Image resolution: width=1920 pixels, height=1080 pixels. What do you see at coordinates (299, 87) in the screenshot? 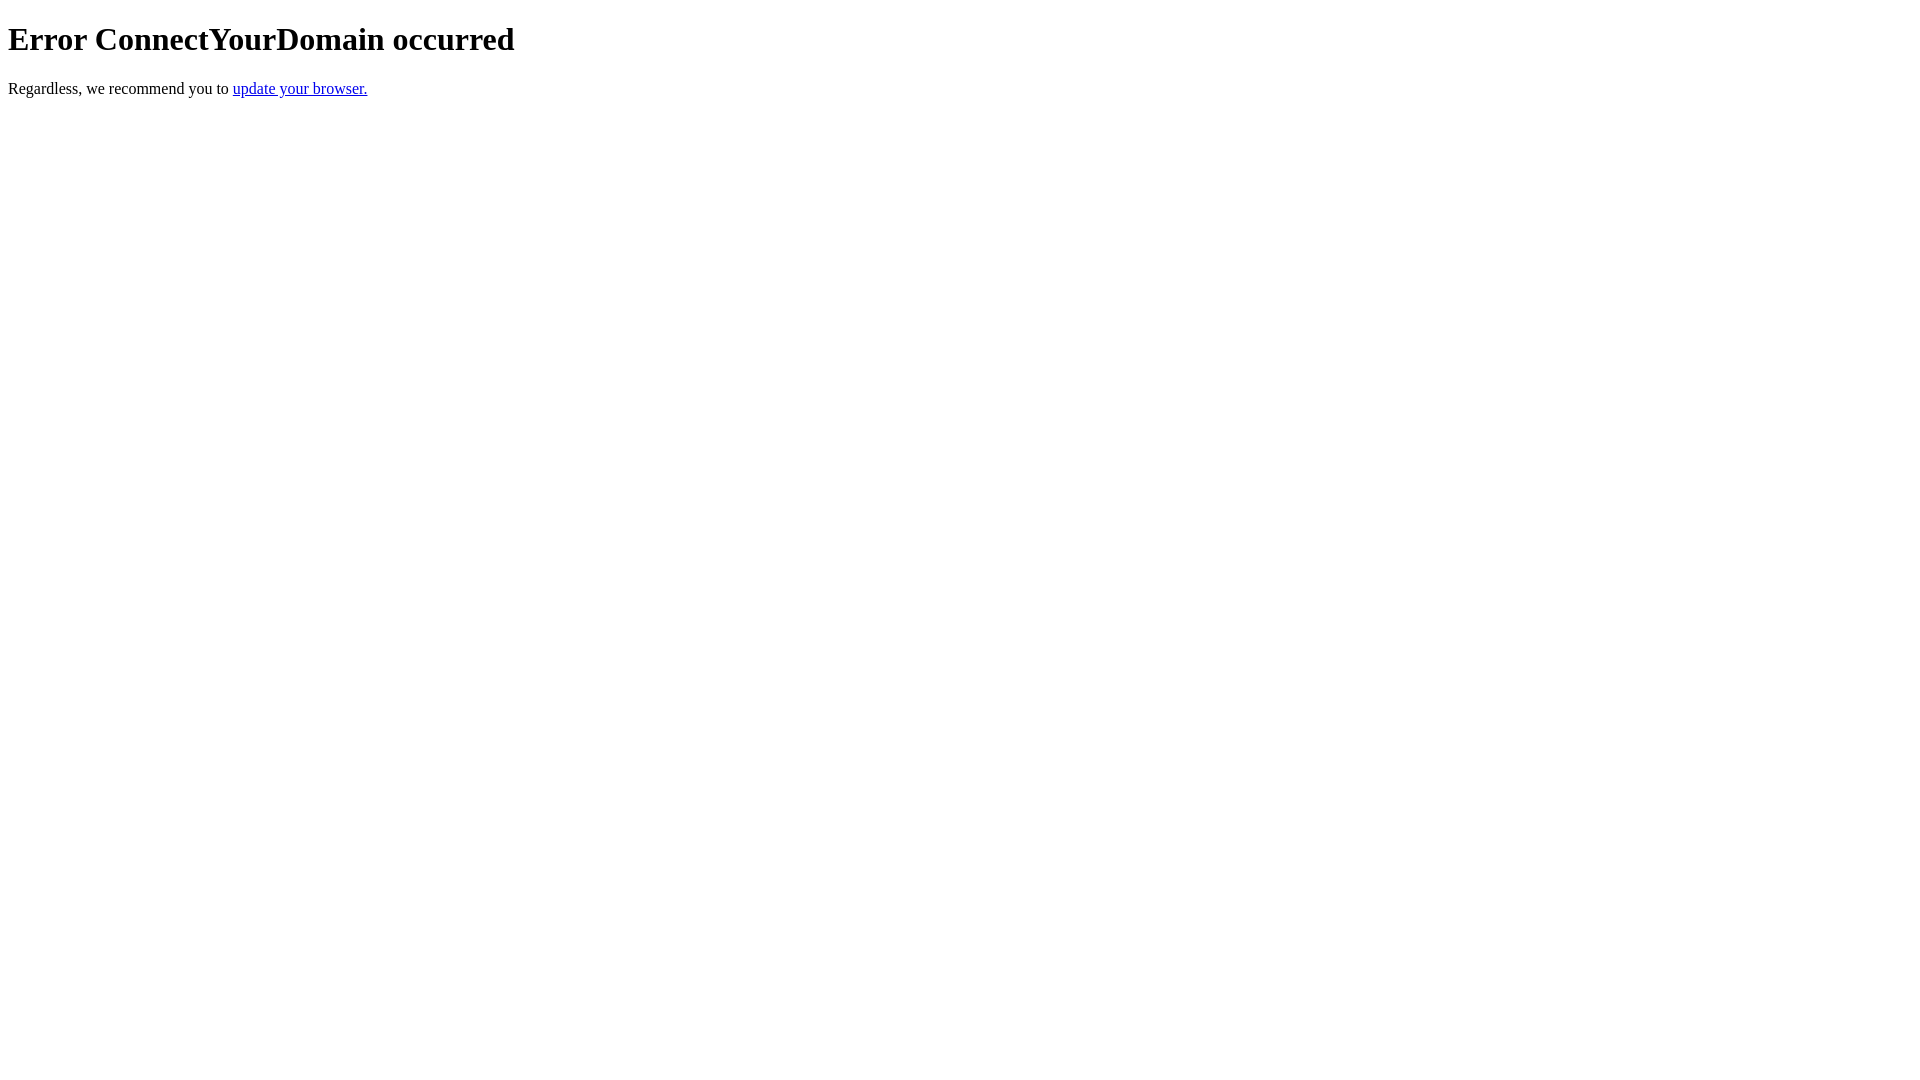
I see `'update your browser.'` at bounding box center [299, 87].